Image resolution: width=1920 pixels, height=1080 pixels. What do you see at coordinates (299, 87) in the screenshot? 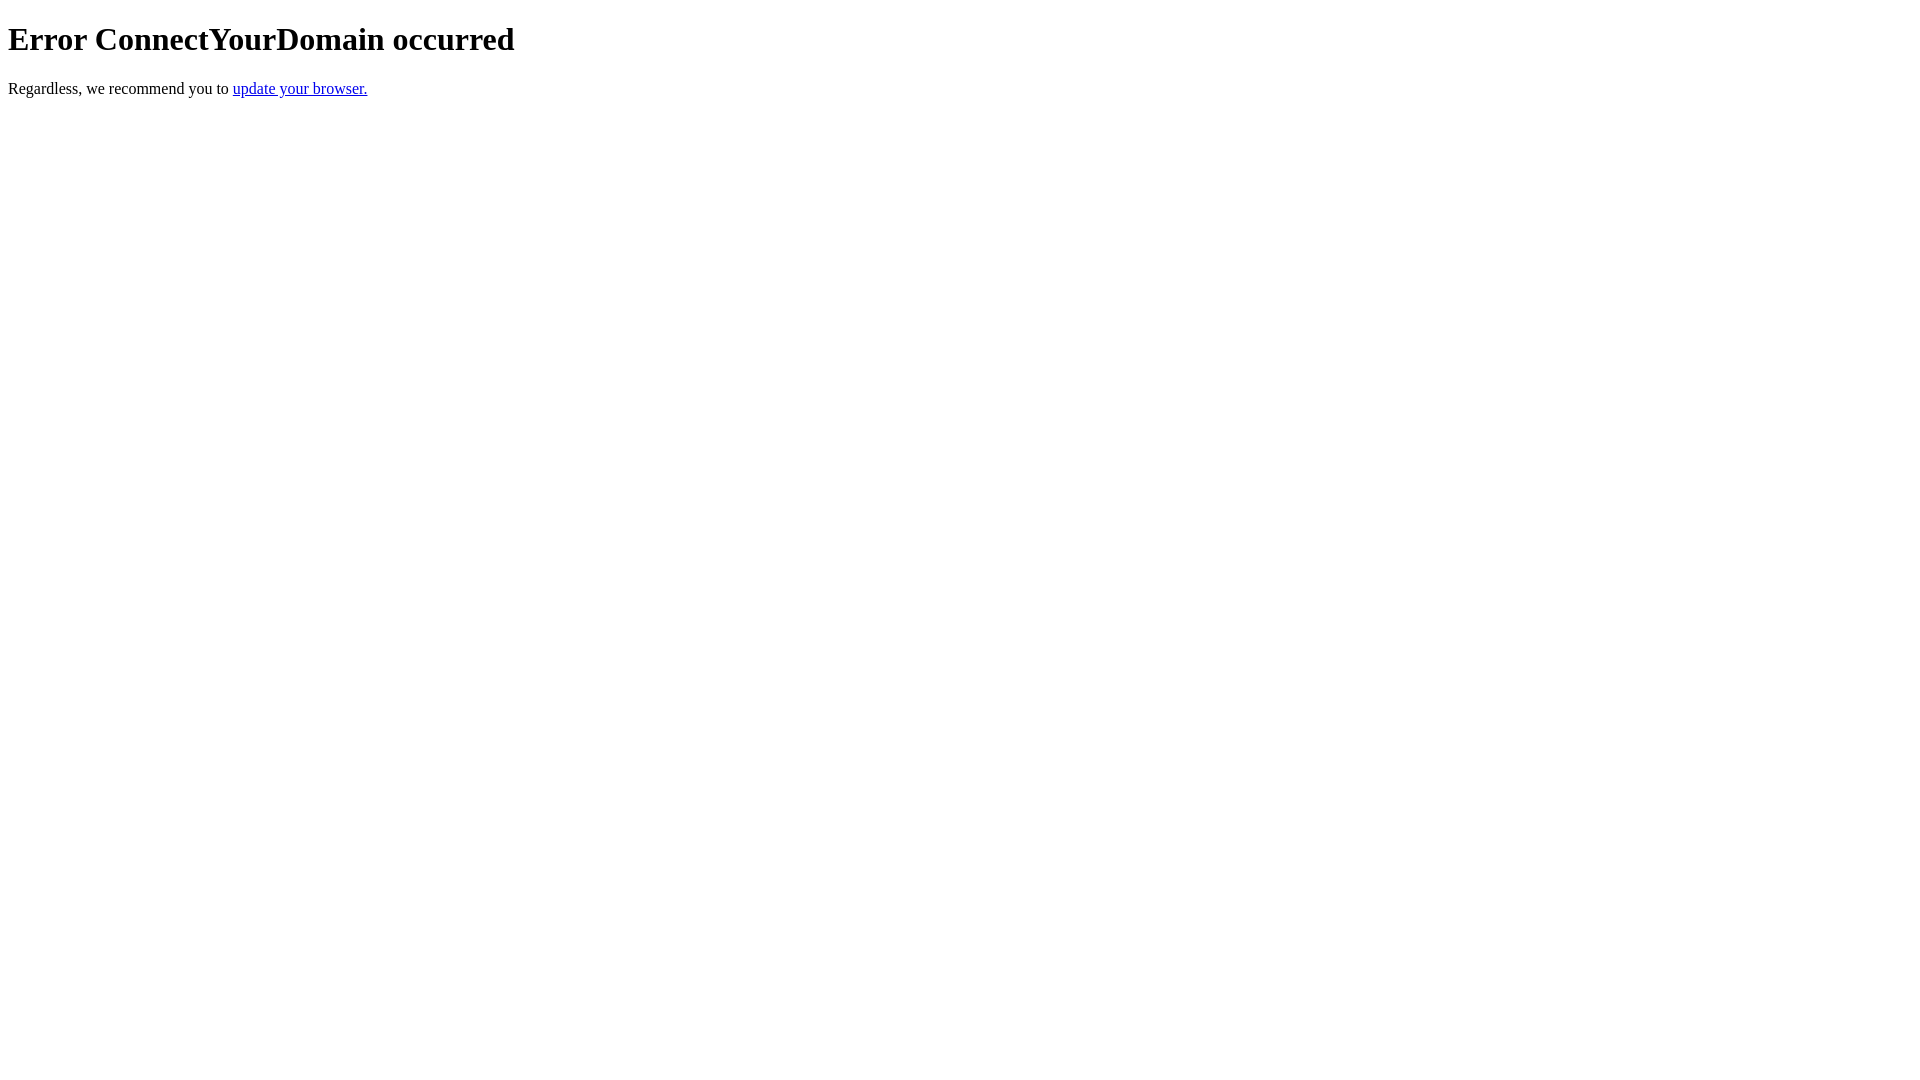
I see `'update your browser.'` at bounding box center [299, 87].